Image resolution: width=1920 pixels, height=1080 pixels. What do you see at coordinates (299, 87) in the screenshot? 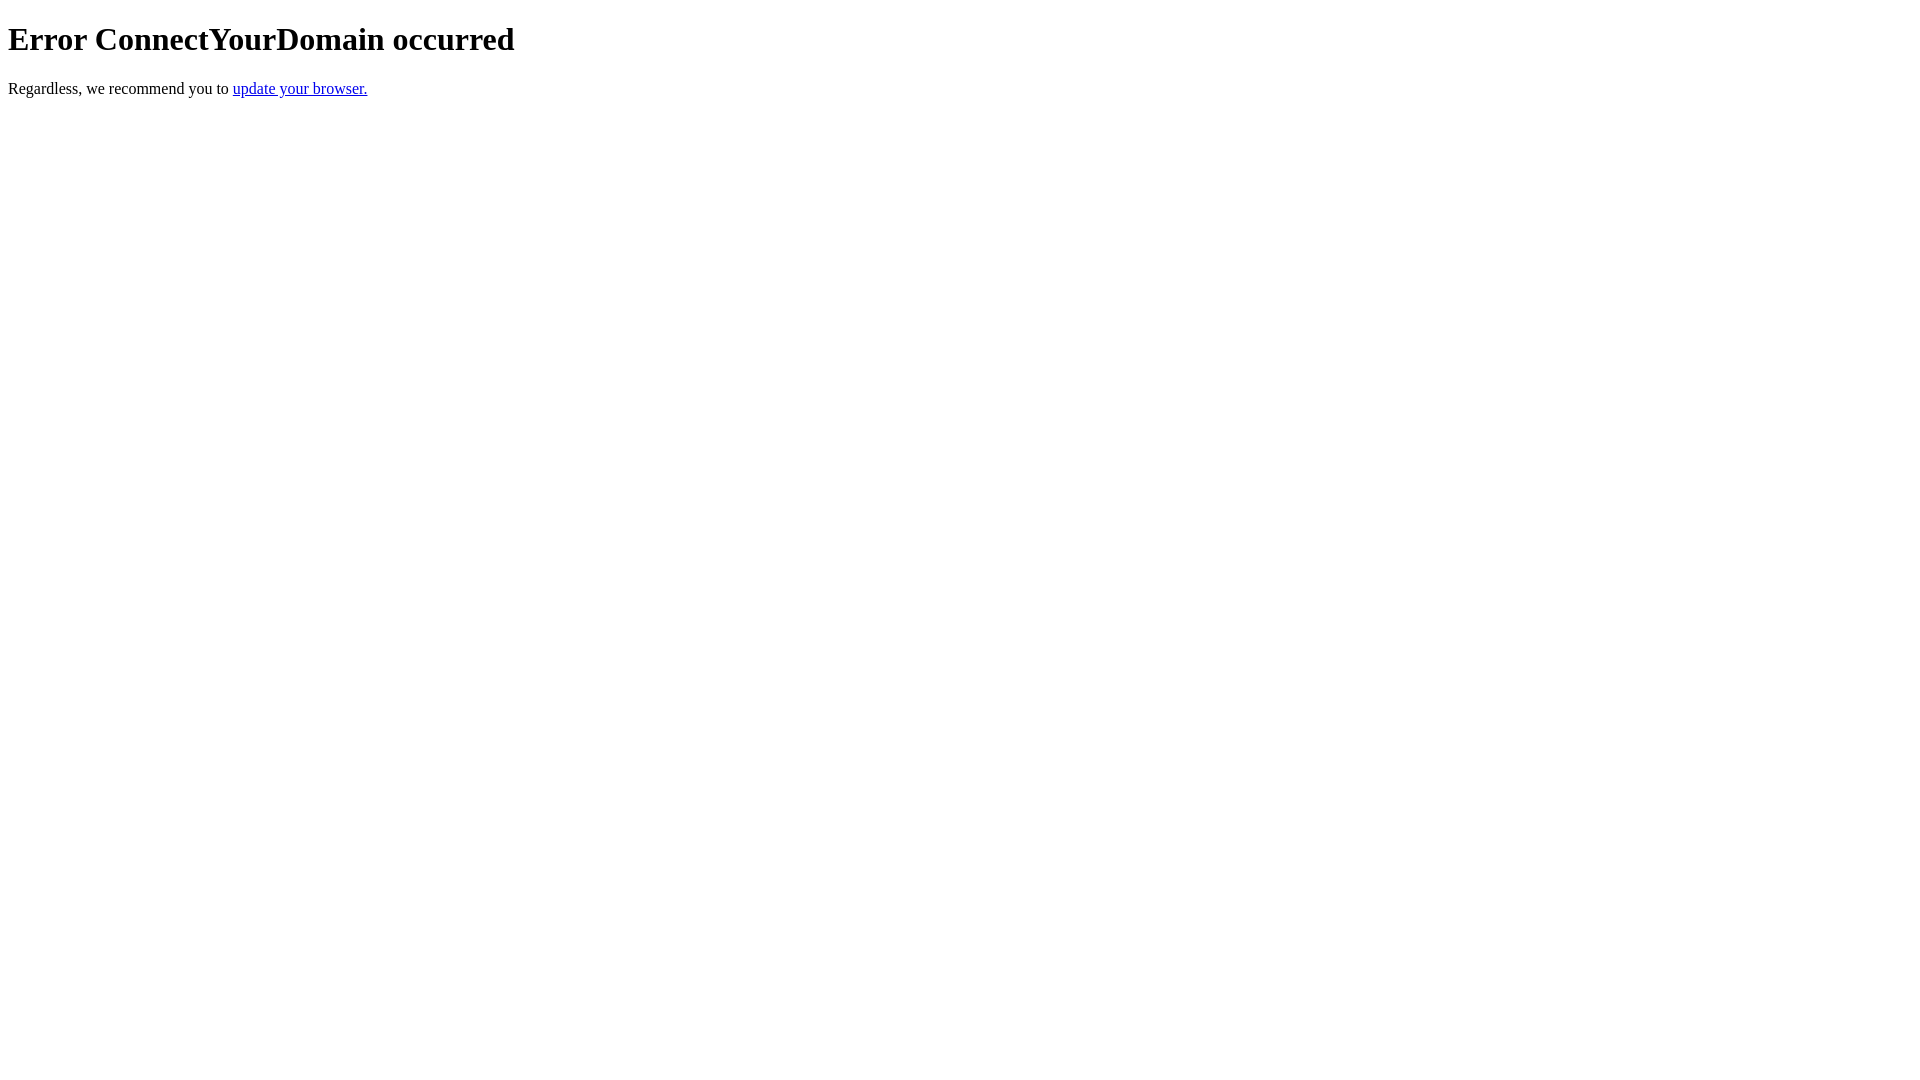
I see `'update your browser.'` at bounding box center [299, 87].